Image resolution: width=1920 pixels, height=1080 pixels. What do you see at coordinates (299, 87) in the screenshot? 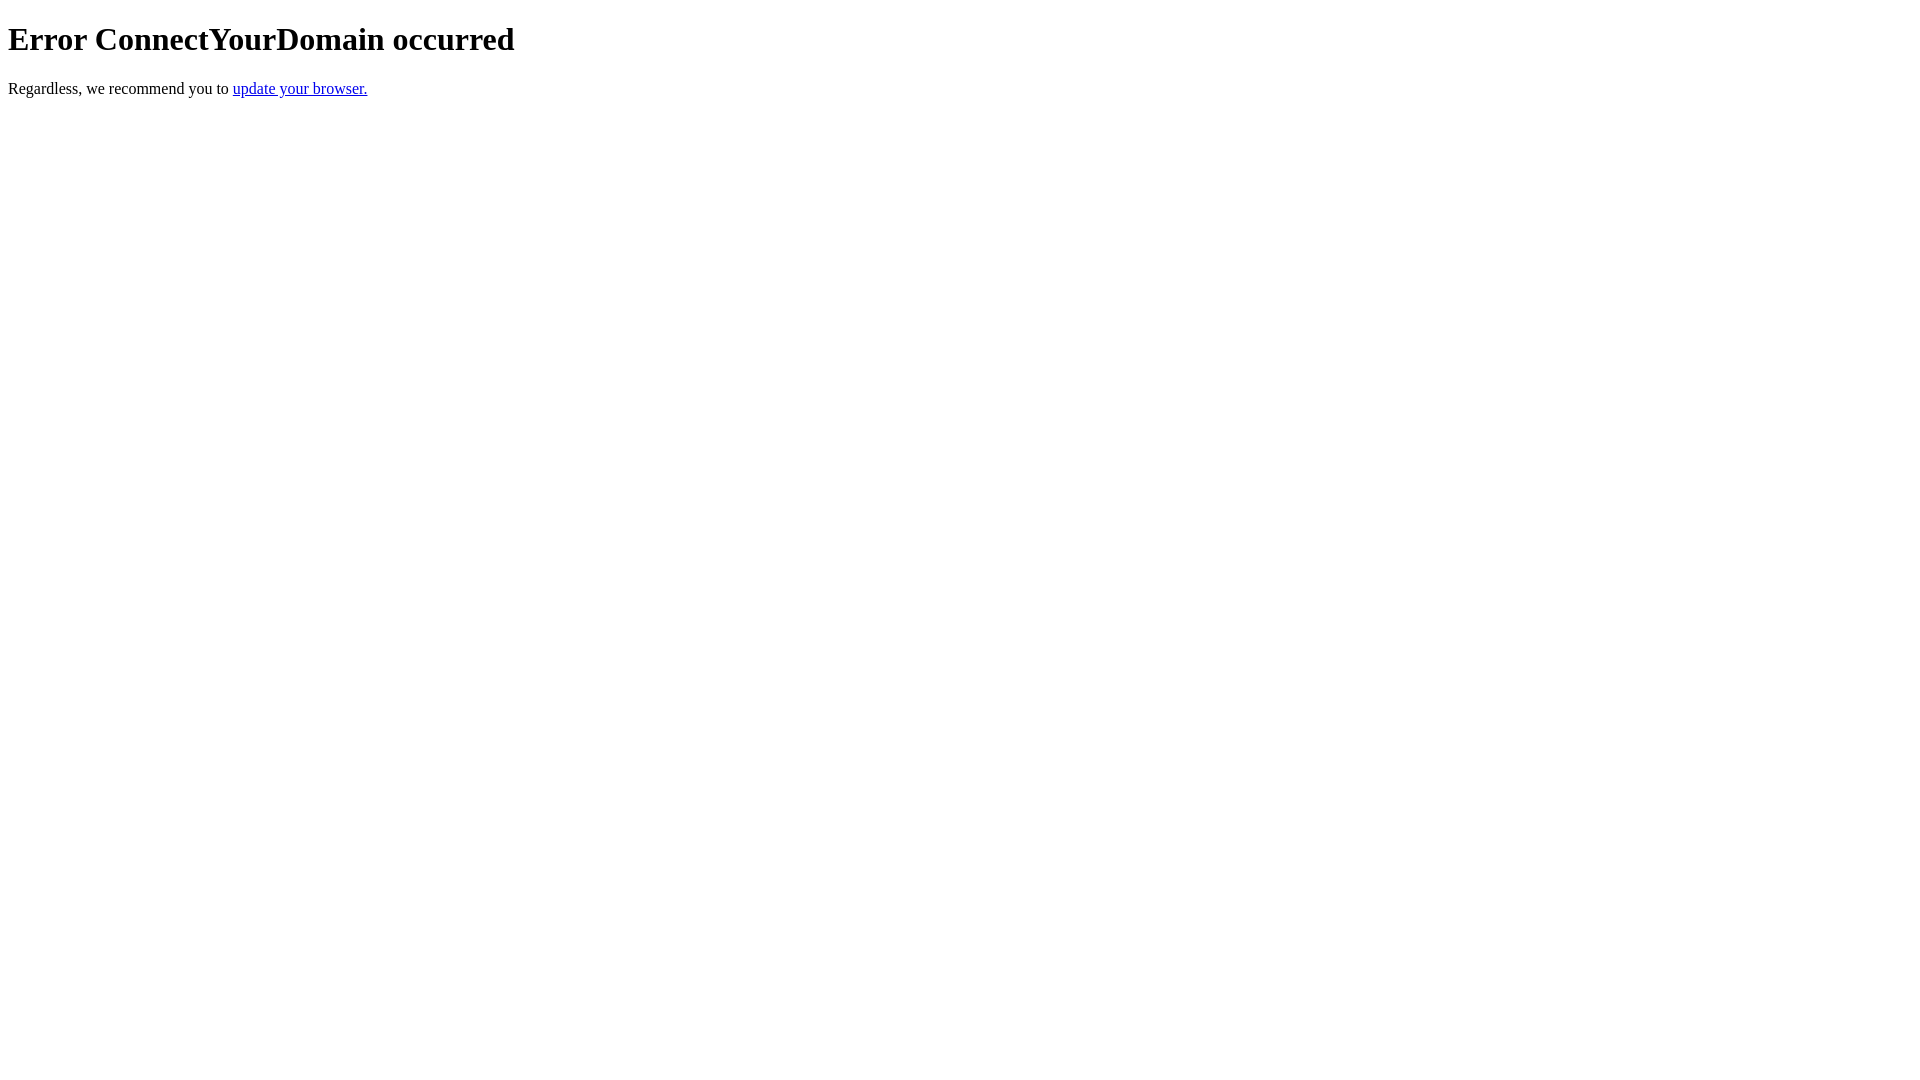
I see `'update your browser.'` at bounding box center [299, 87].